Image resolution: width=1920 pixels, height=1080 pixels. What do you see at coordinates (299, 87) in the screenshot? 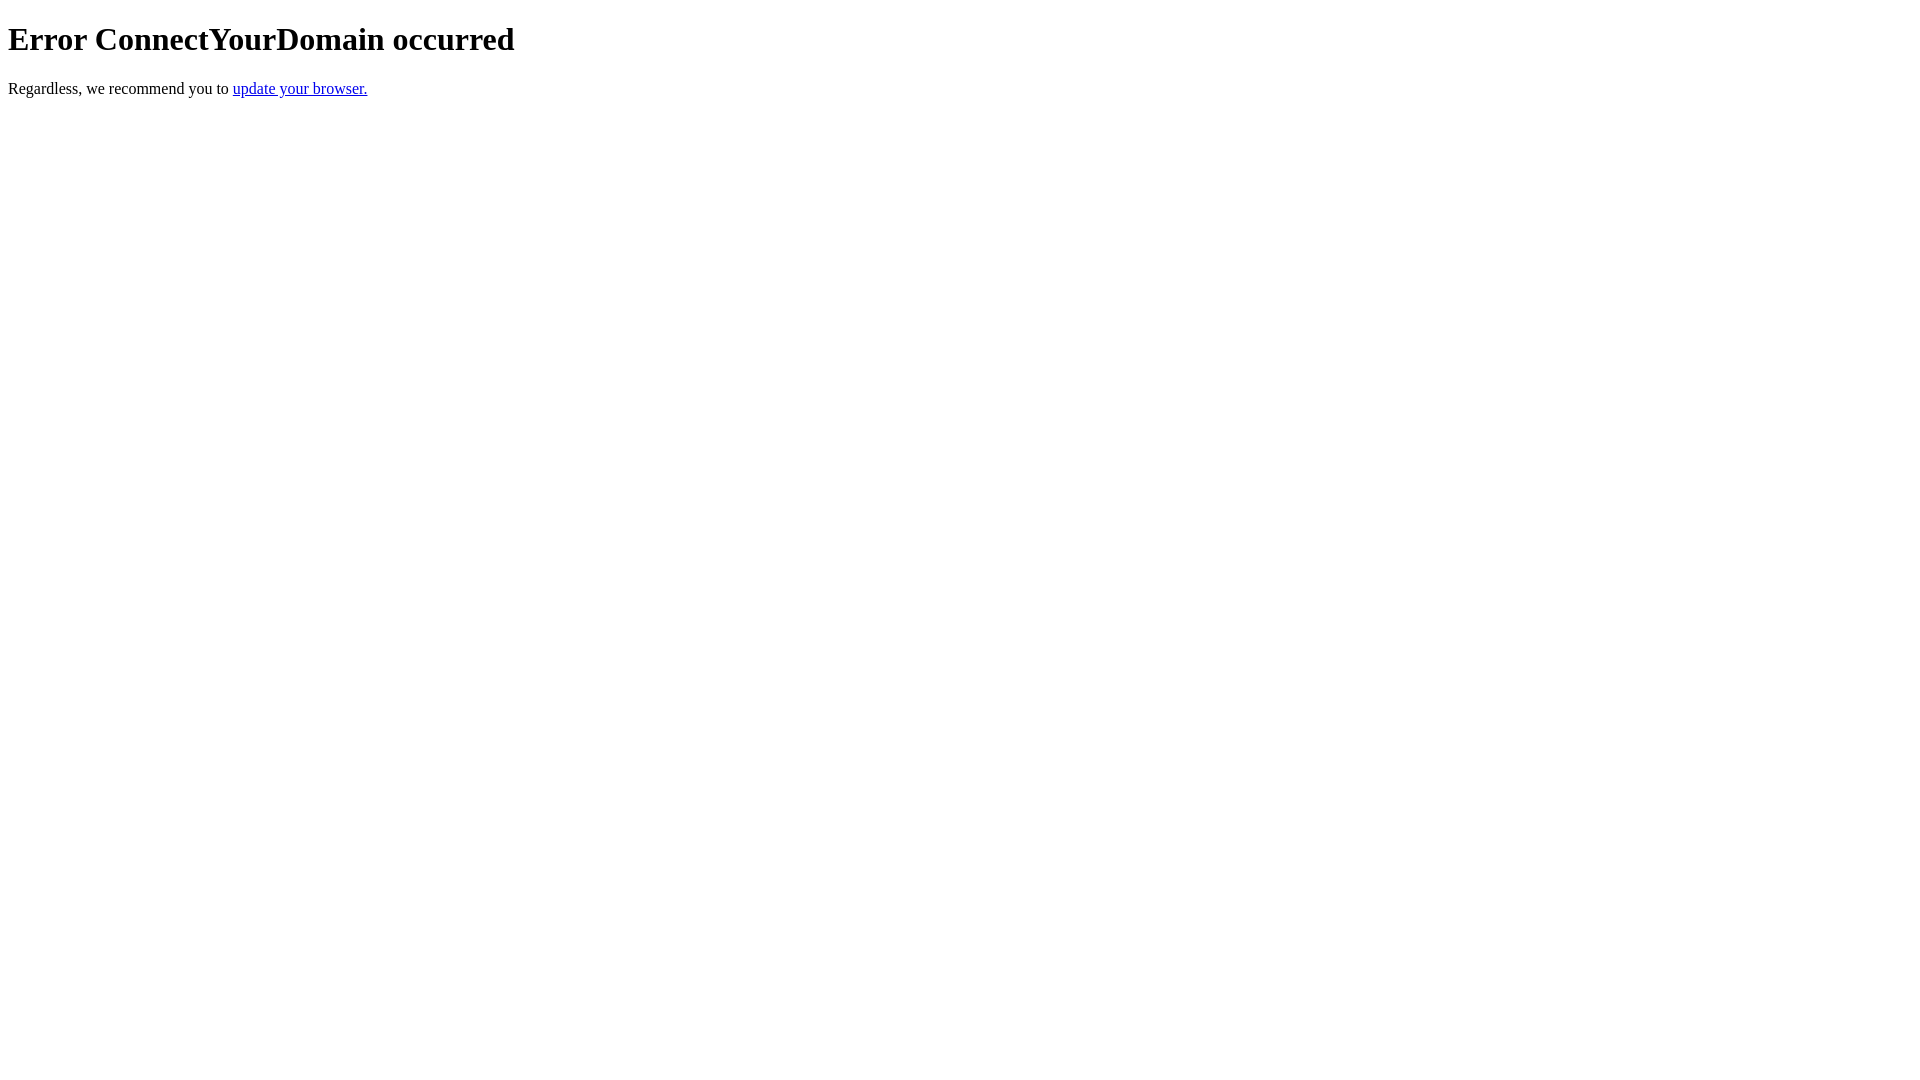
I see `'update your browser.'` at bounding box center [299, 87].